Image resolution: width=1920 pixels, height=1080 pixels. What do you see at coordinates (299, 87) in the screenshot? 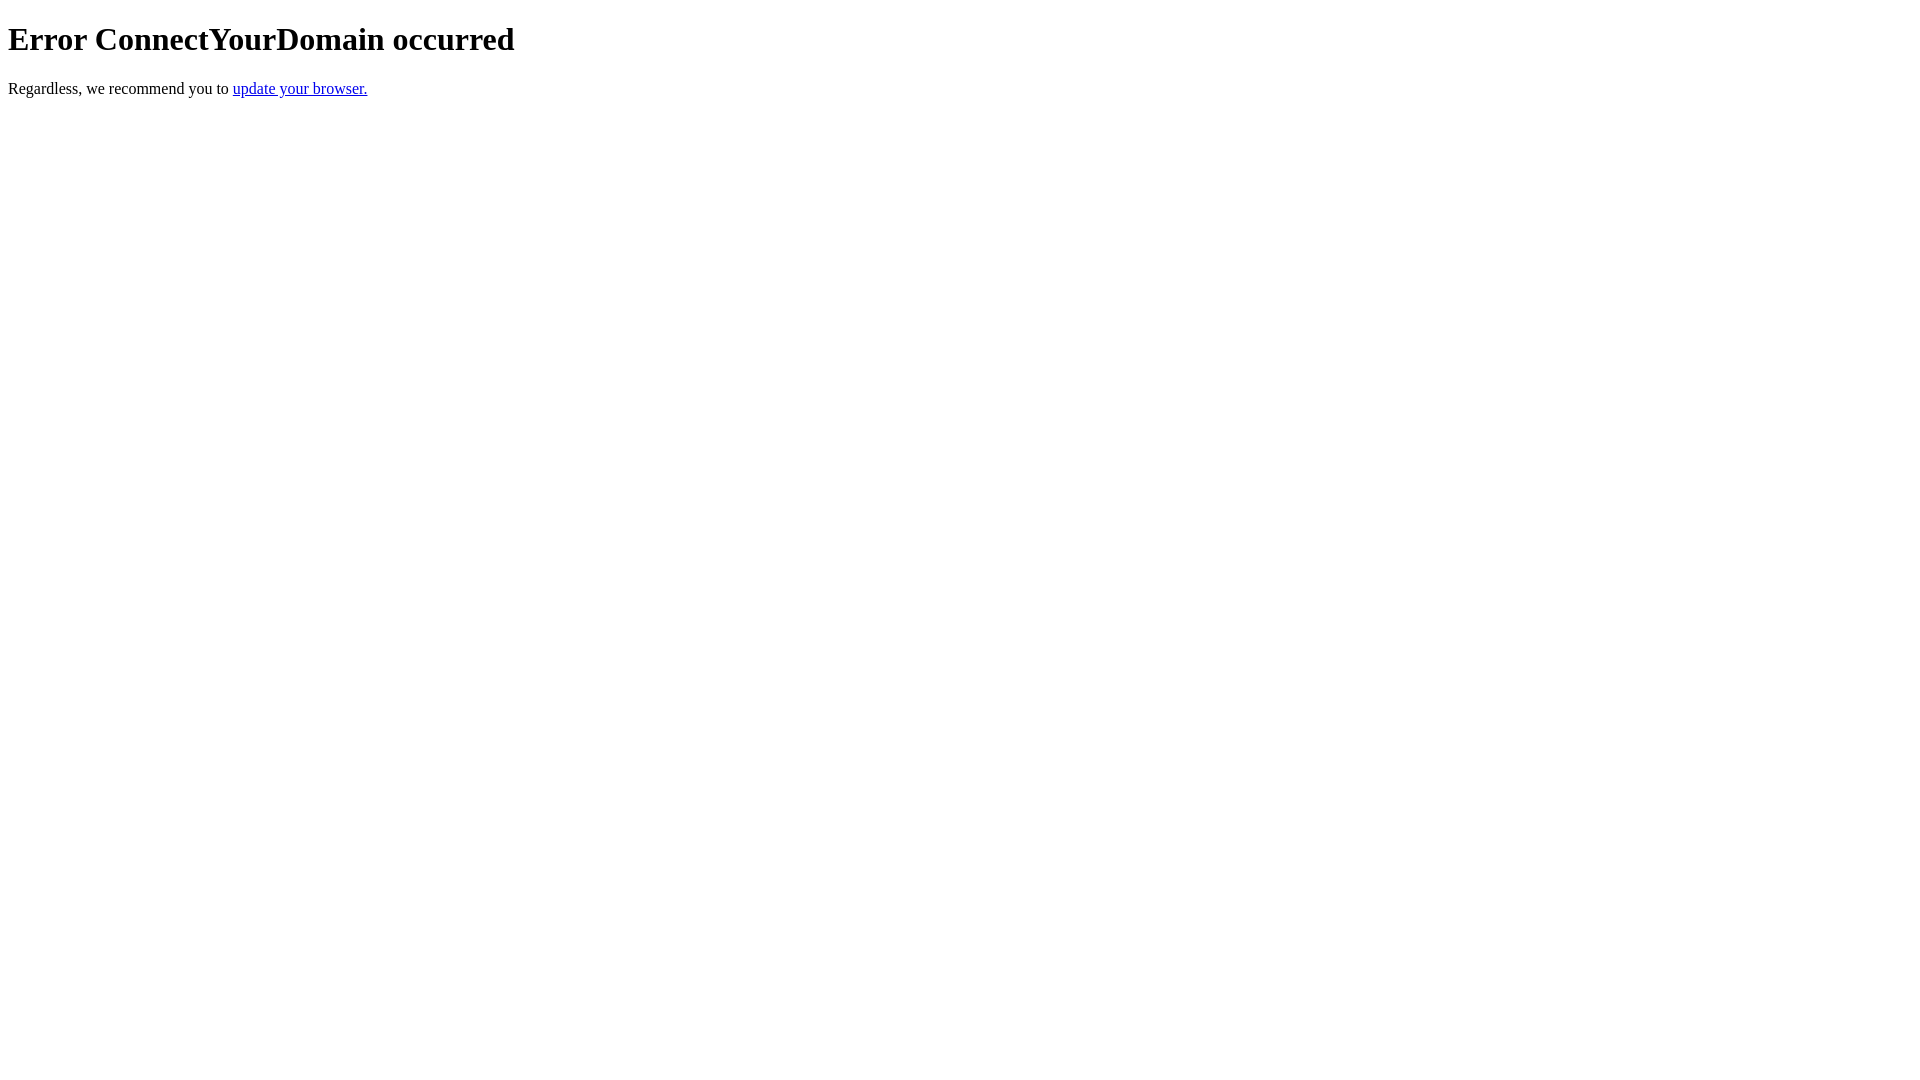
I see `'update your browser.'` at bounding box center [299, 87].